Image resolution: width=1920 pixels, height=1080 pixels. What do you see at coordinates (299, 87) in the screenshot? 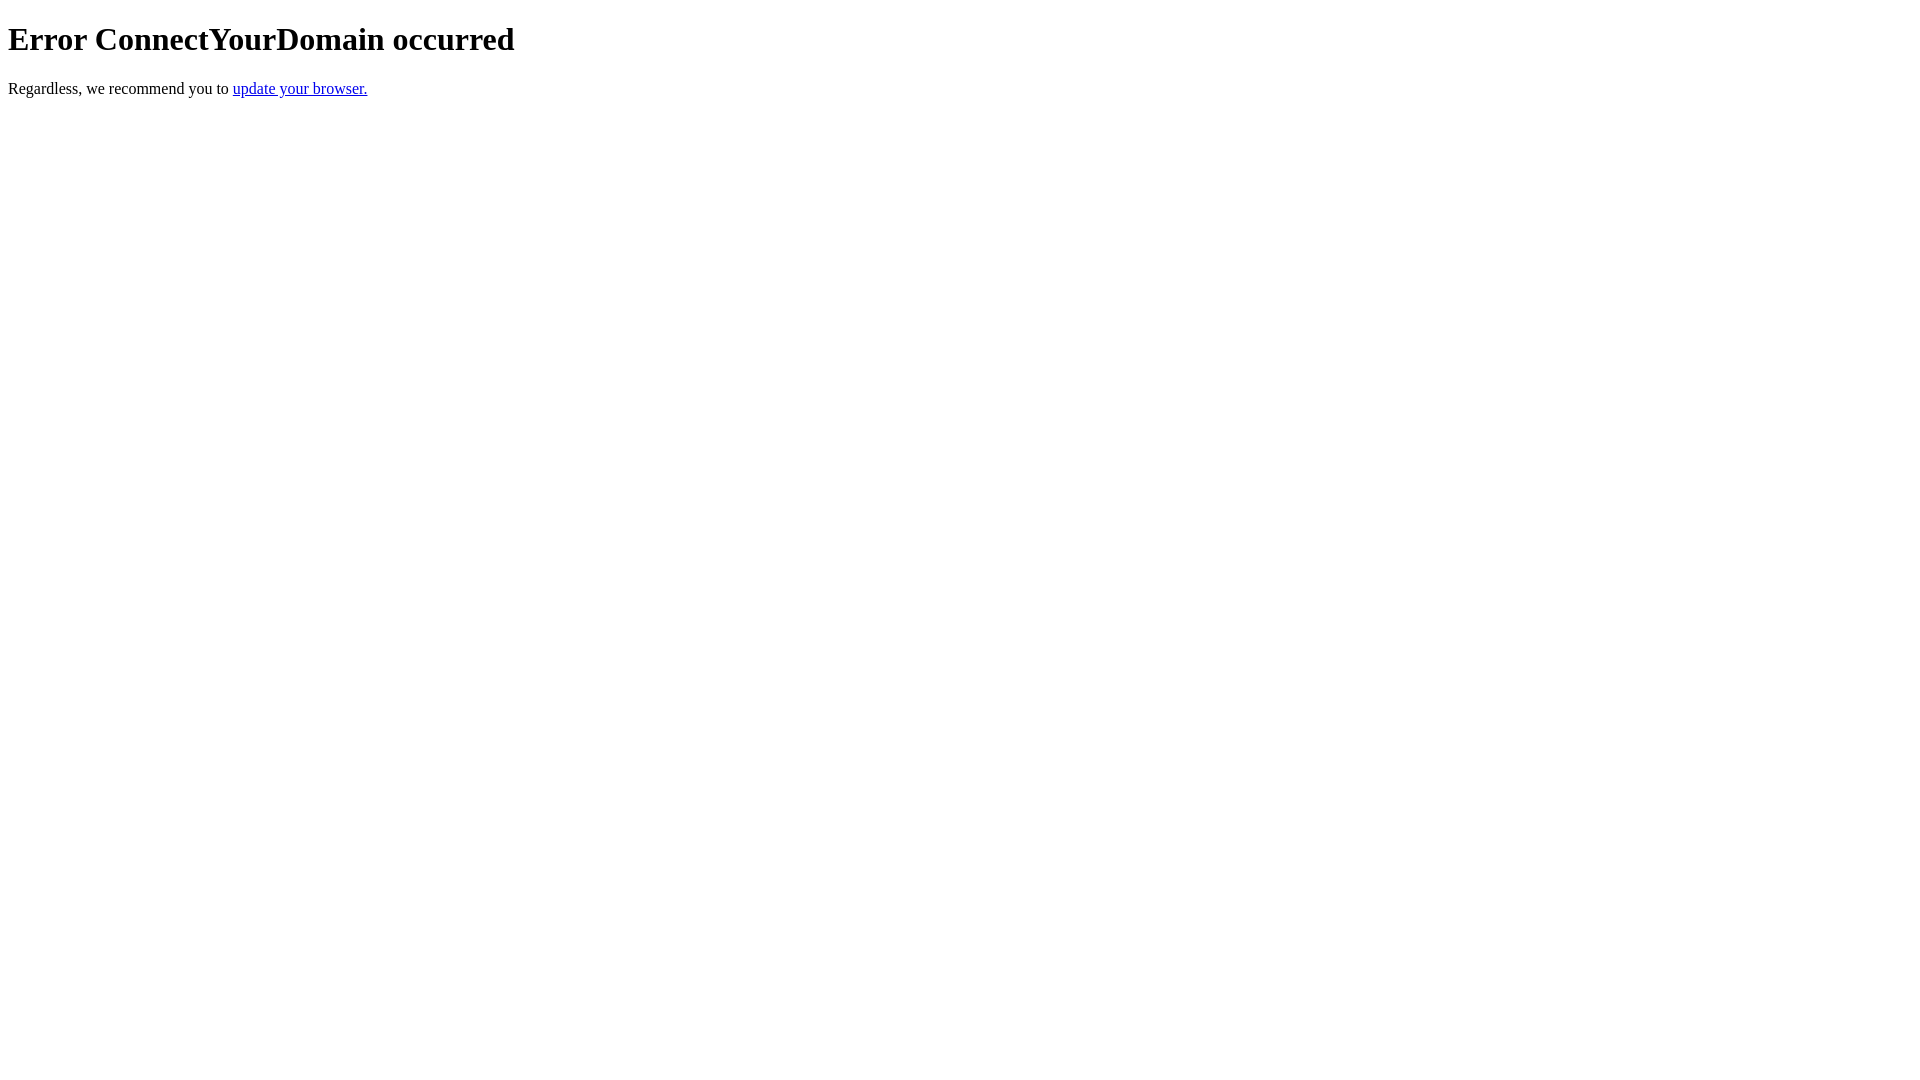
I see `'update your browser.'` at bounding box center [299, 87].